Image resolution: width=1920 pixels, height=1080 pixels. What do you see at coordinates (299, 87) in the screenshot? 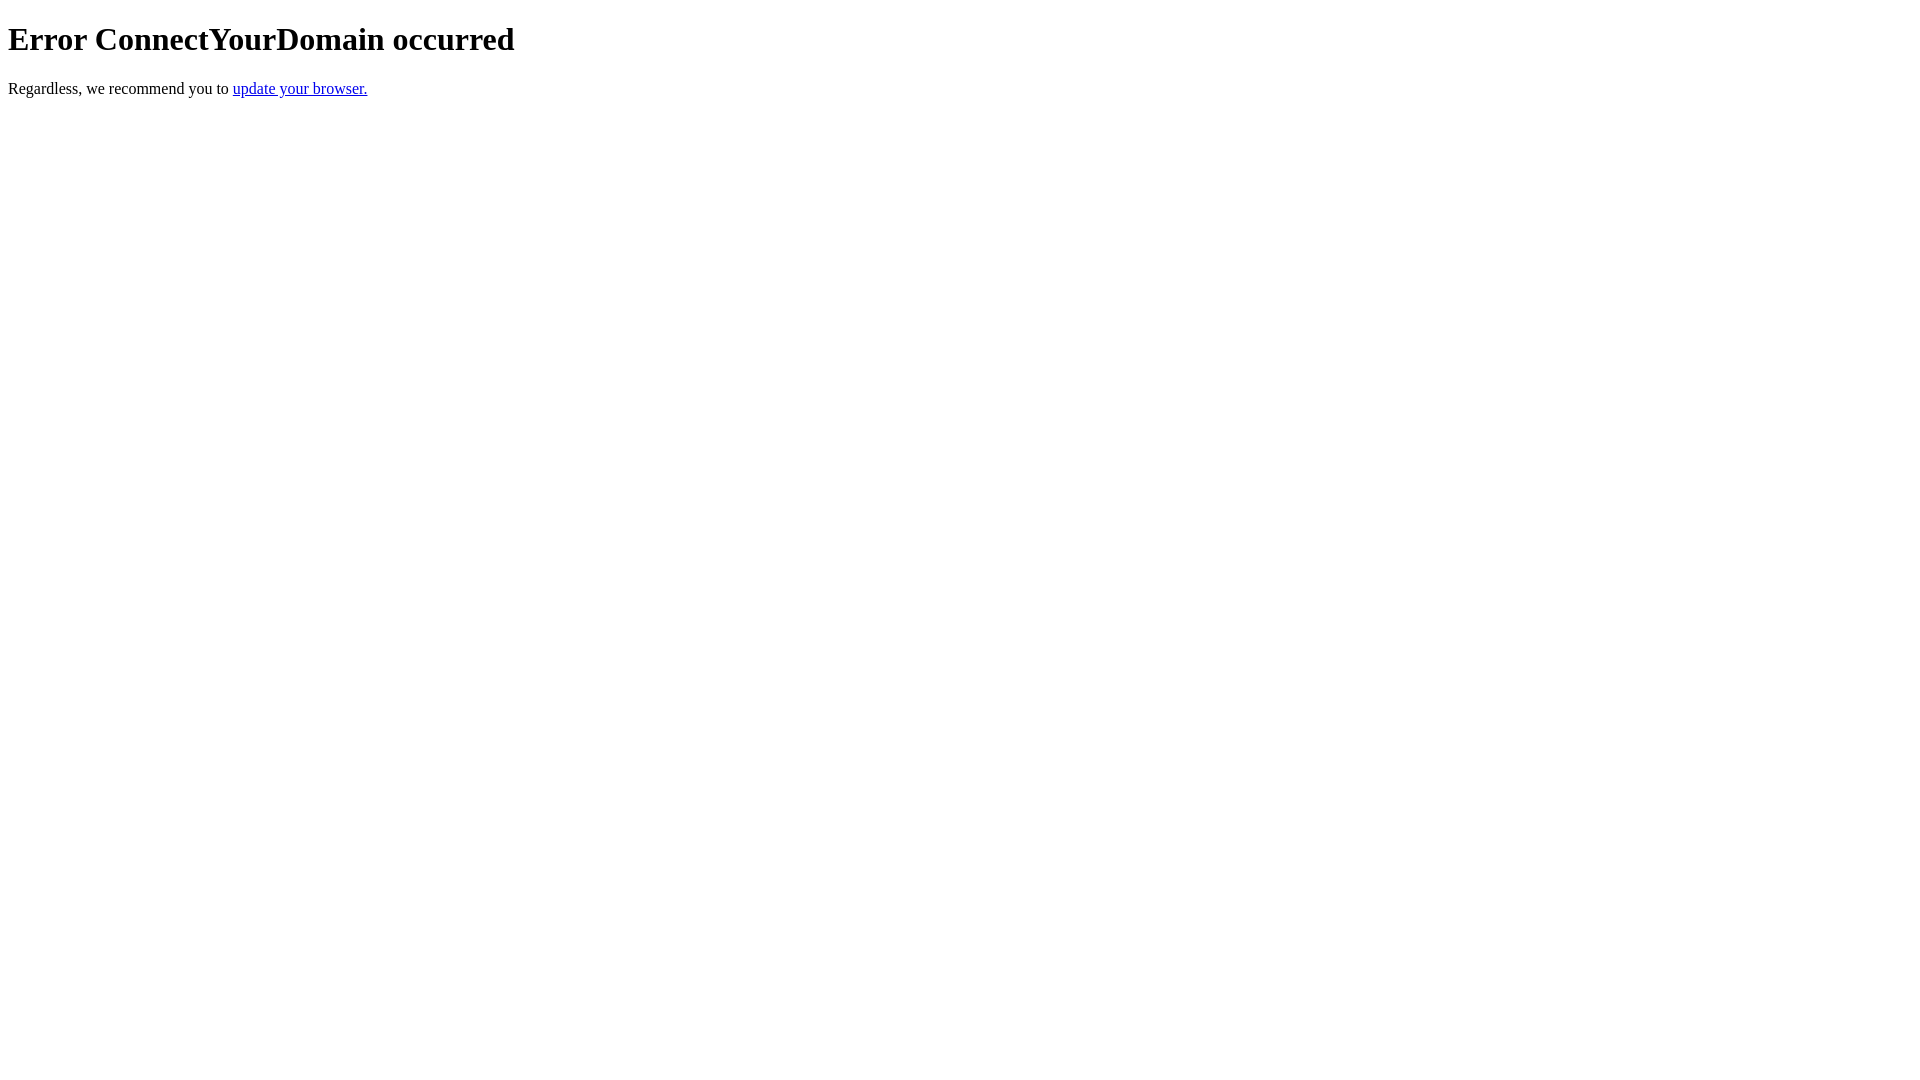
I see `'update your browser.'` at bounding box center [299, 87].